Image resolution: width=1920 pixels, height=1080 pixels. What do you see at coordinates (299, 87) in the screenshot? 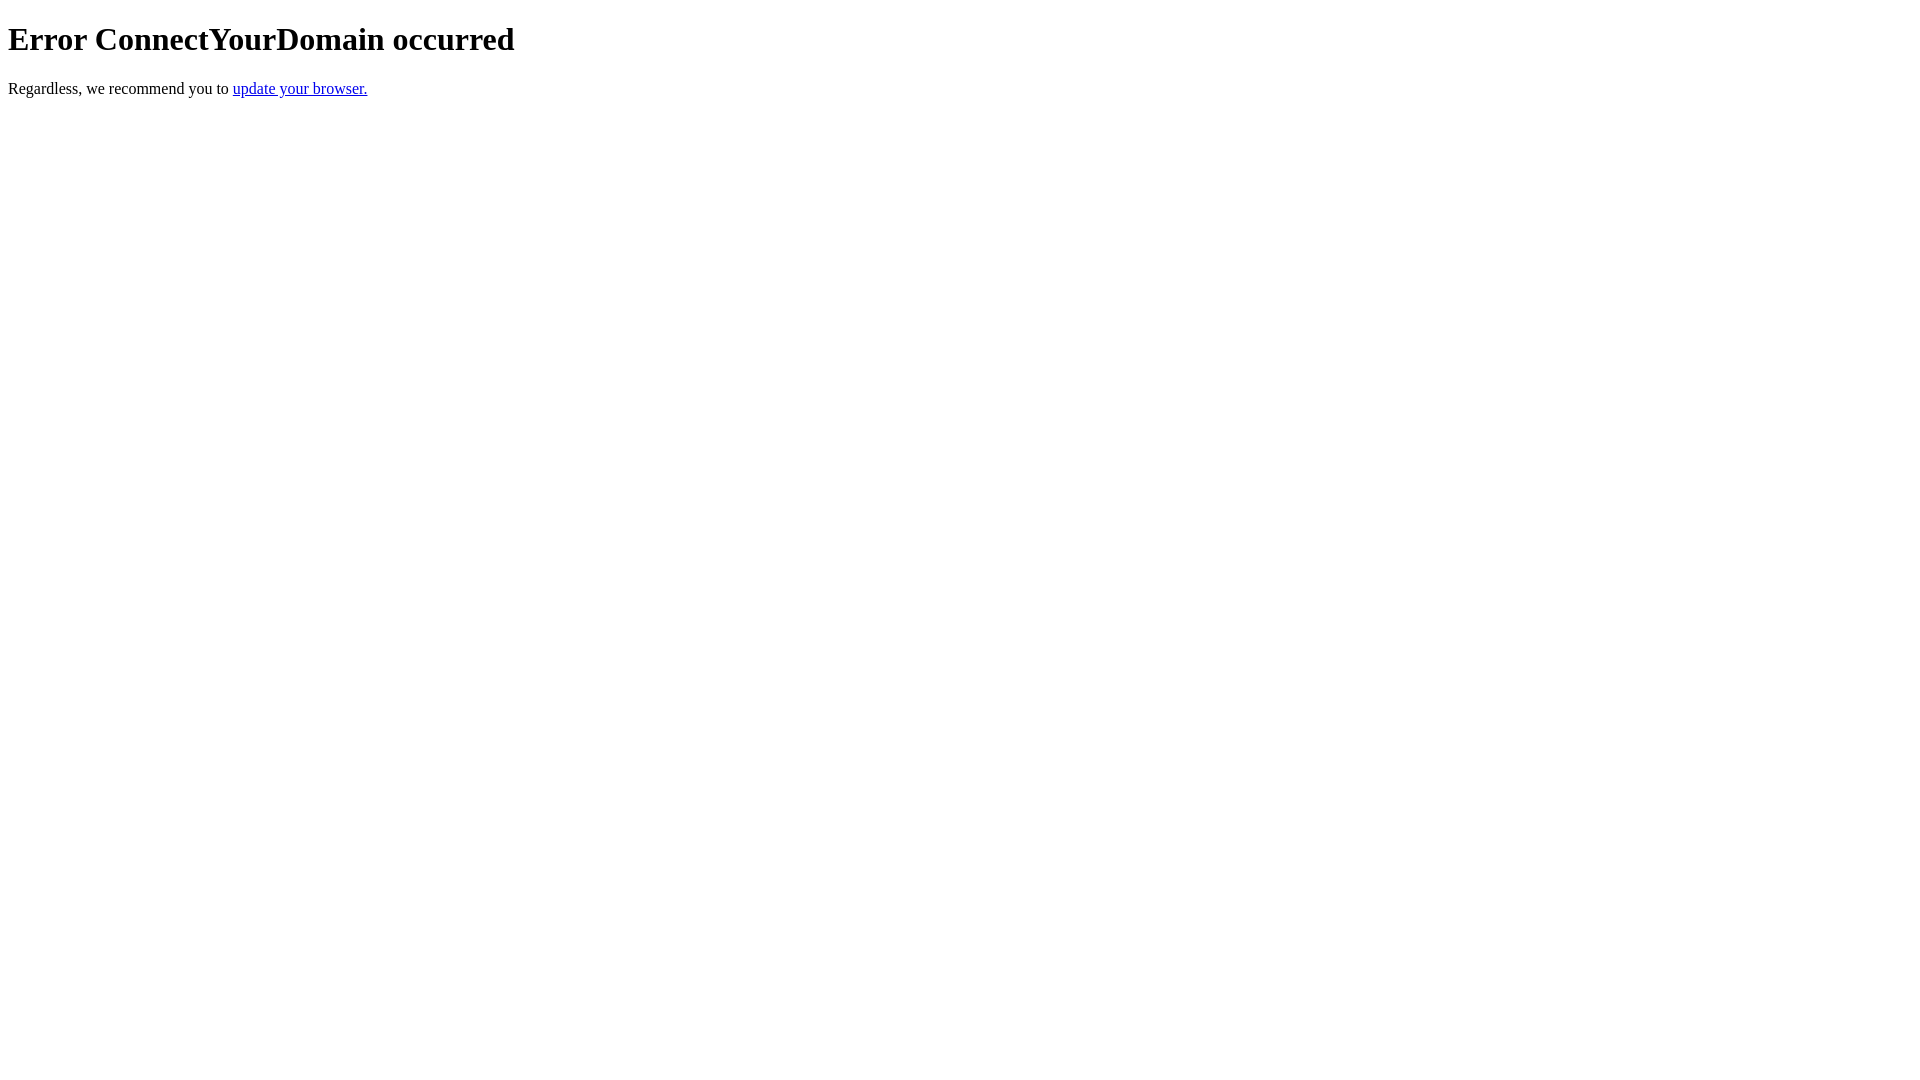
I see `'update your browser.'` at bounding box center [299, 87].